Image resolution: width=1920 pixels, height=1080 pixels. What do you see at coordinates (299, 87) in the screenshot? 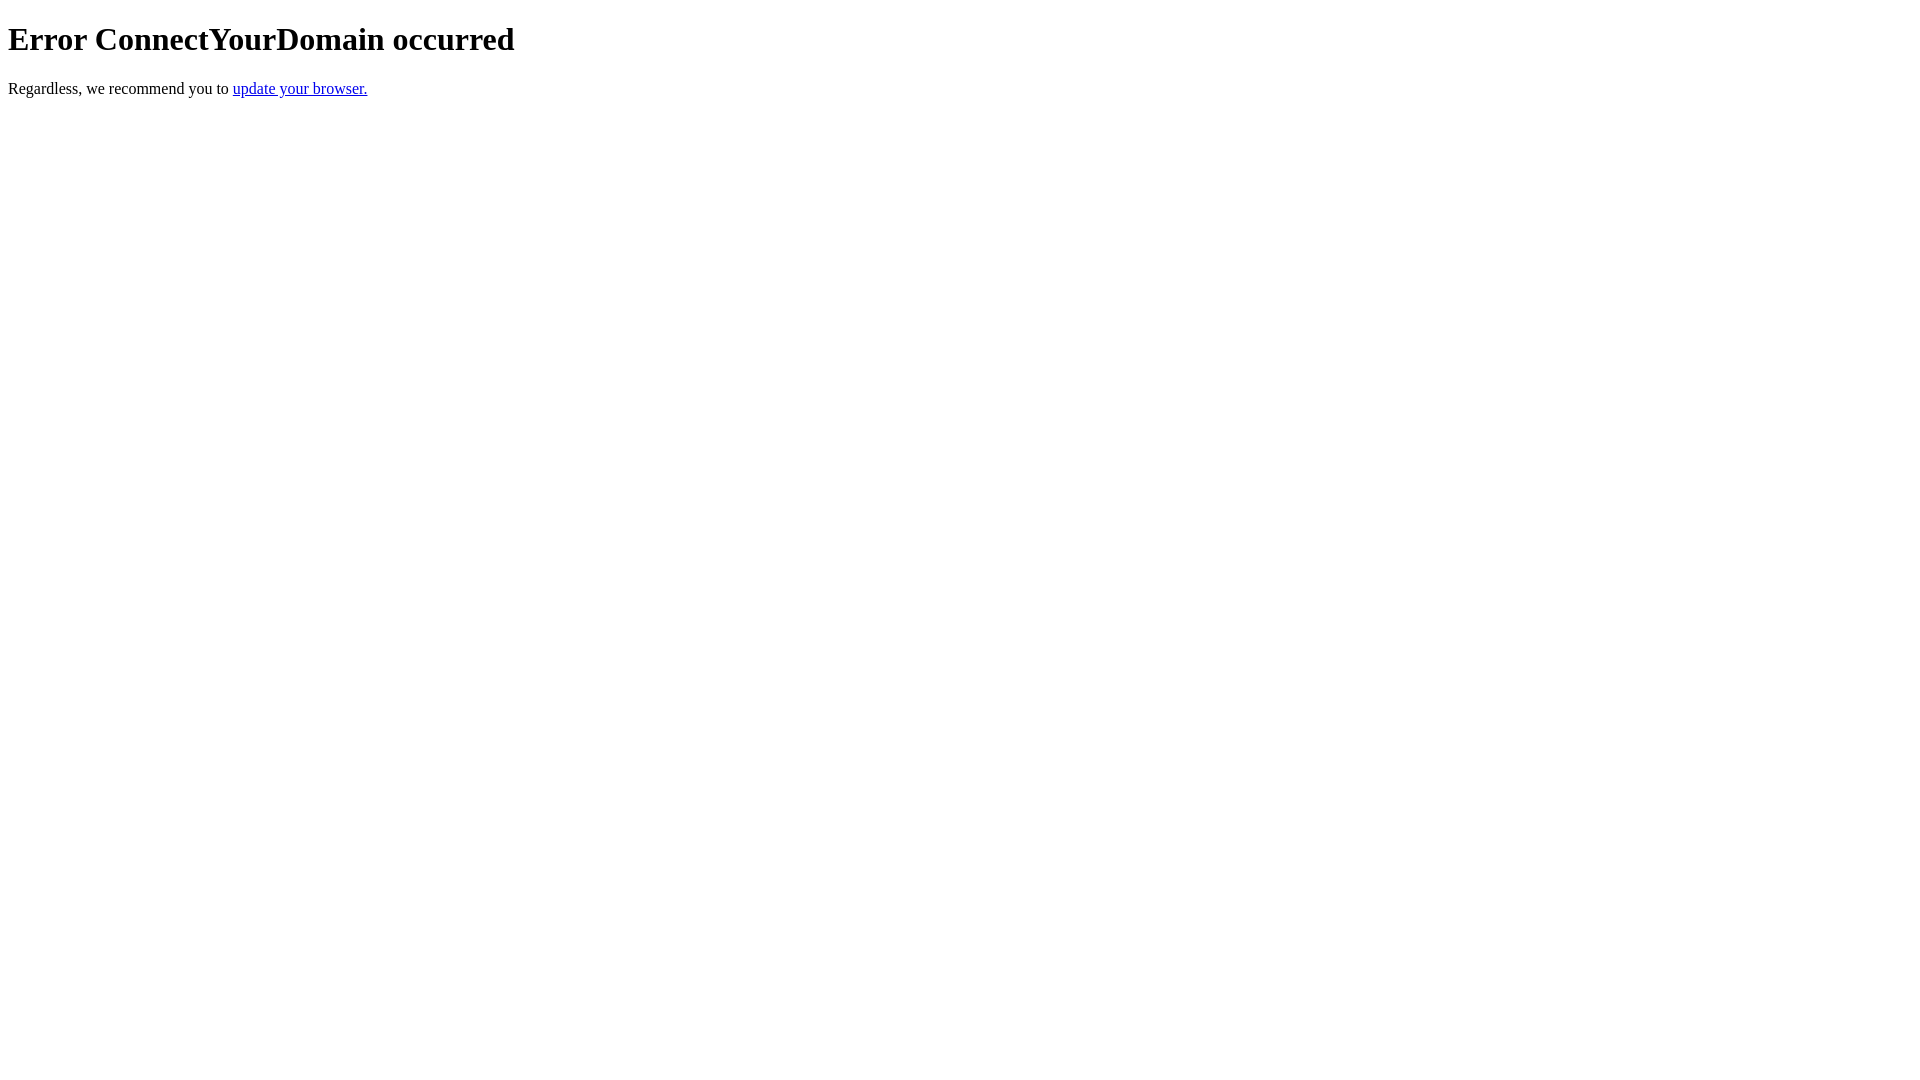
I see `'update your browser.'` at bounding box center [299, 87].